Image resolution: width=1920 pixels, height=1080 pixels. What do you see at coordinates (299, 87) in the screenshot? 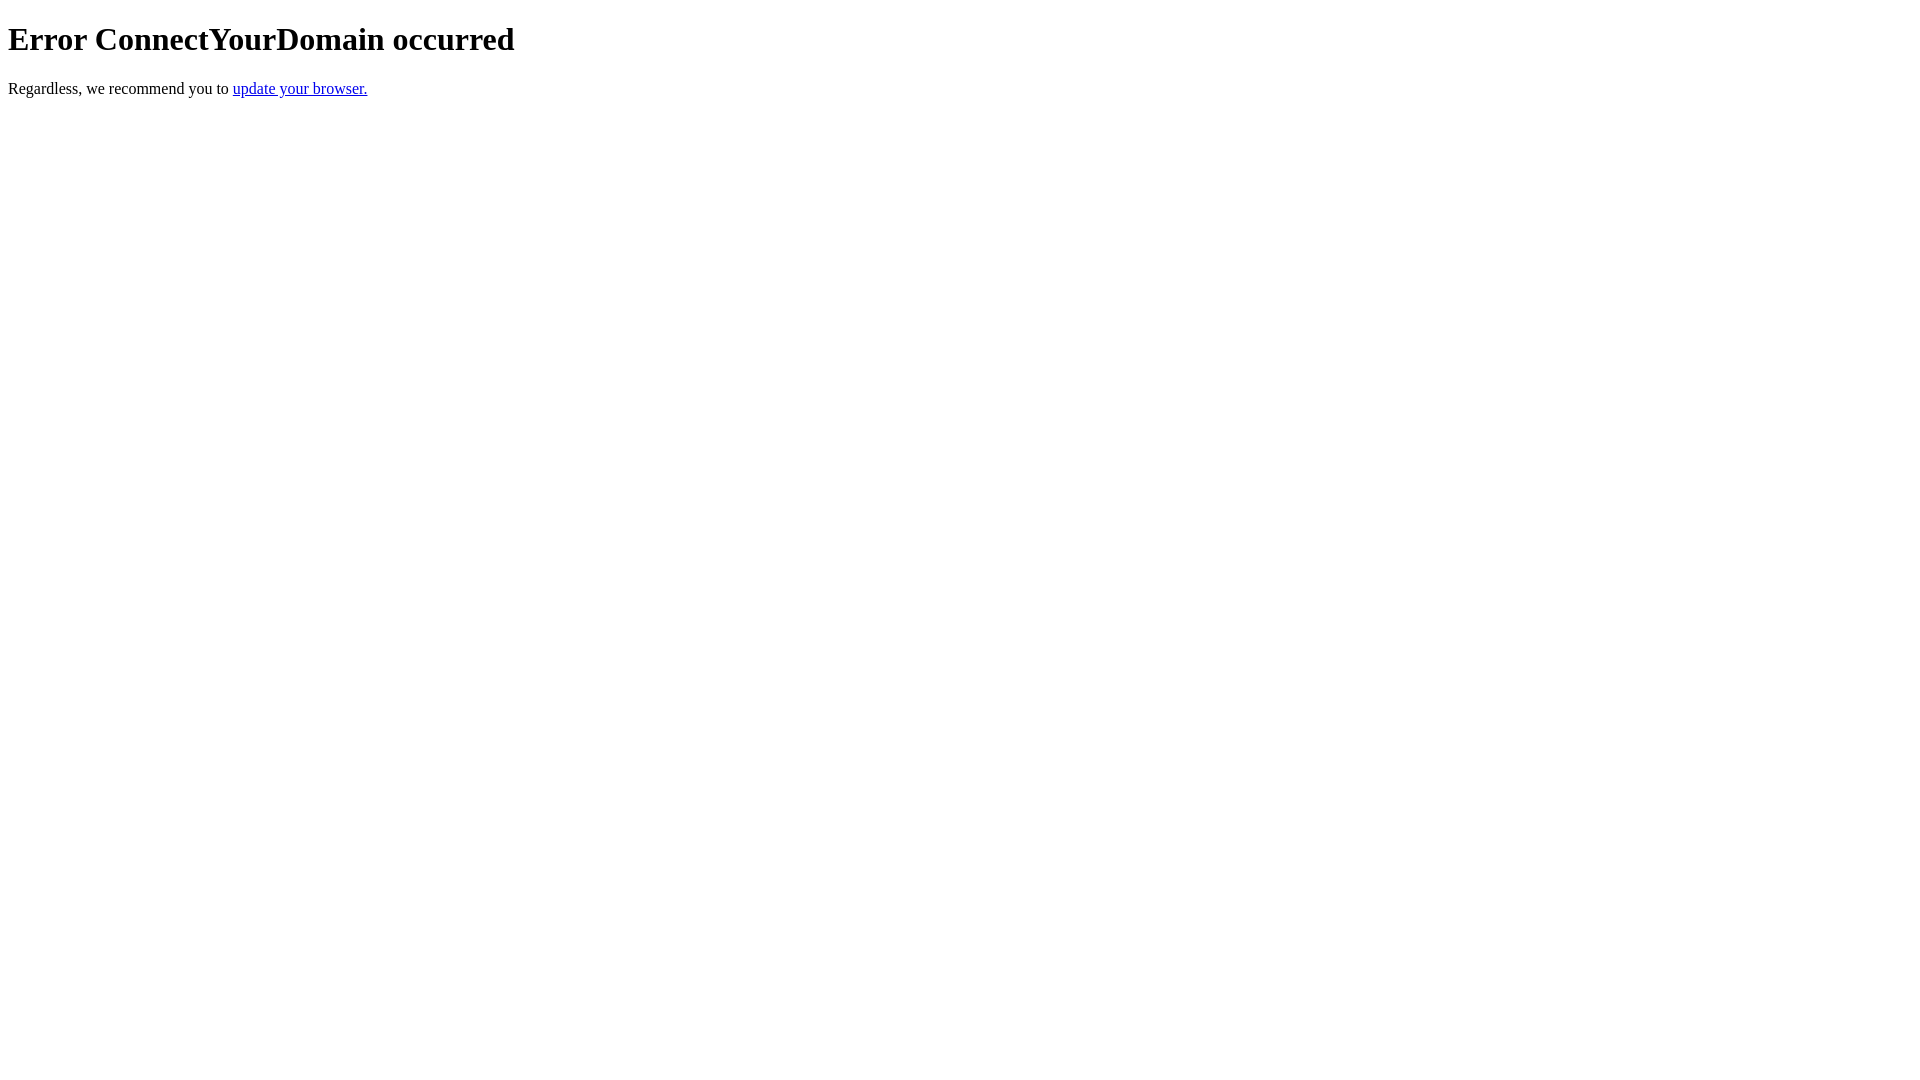
I see `'update your browser.'` at bounding box center [299, 87].